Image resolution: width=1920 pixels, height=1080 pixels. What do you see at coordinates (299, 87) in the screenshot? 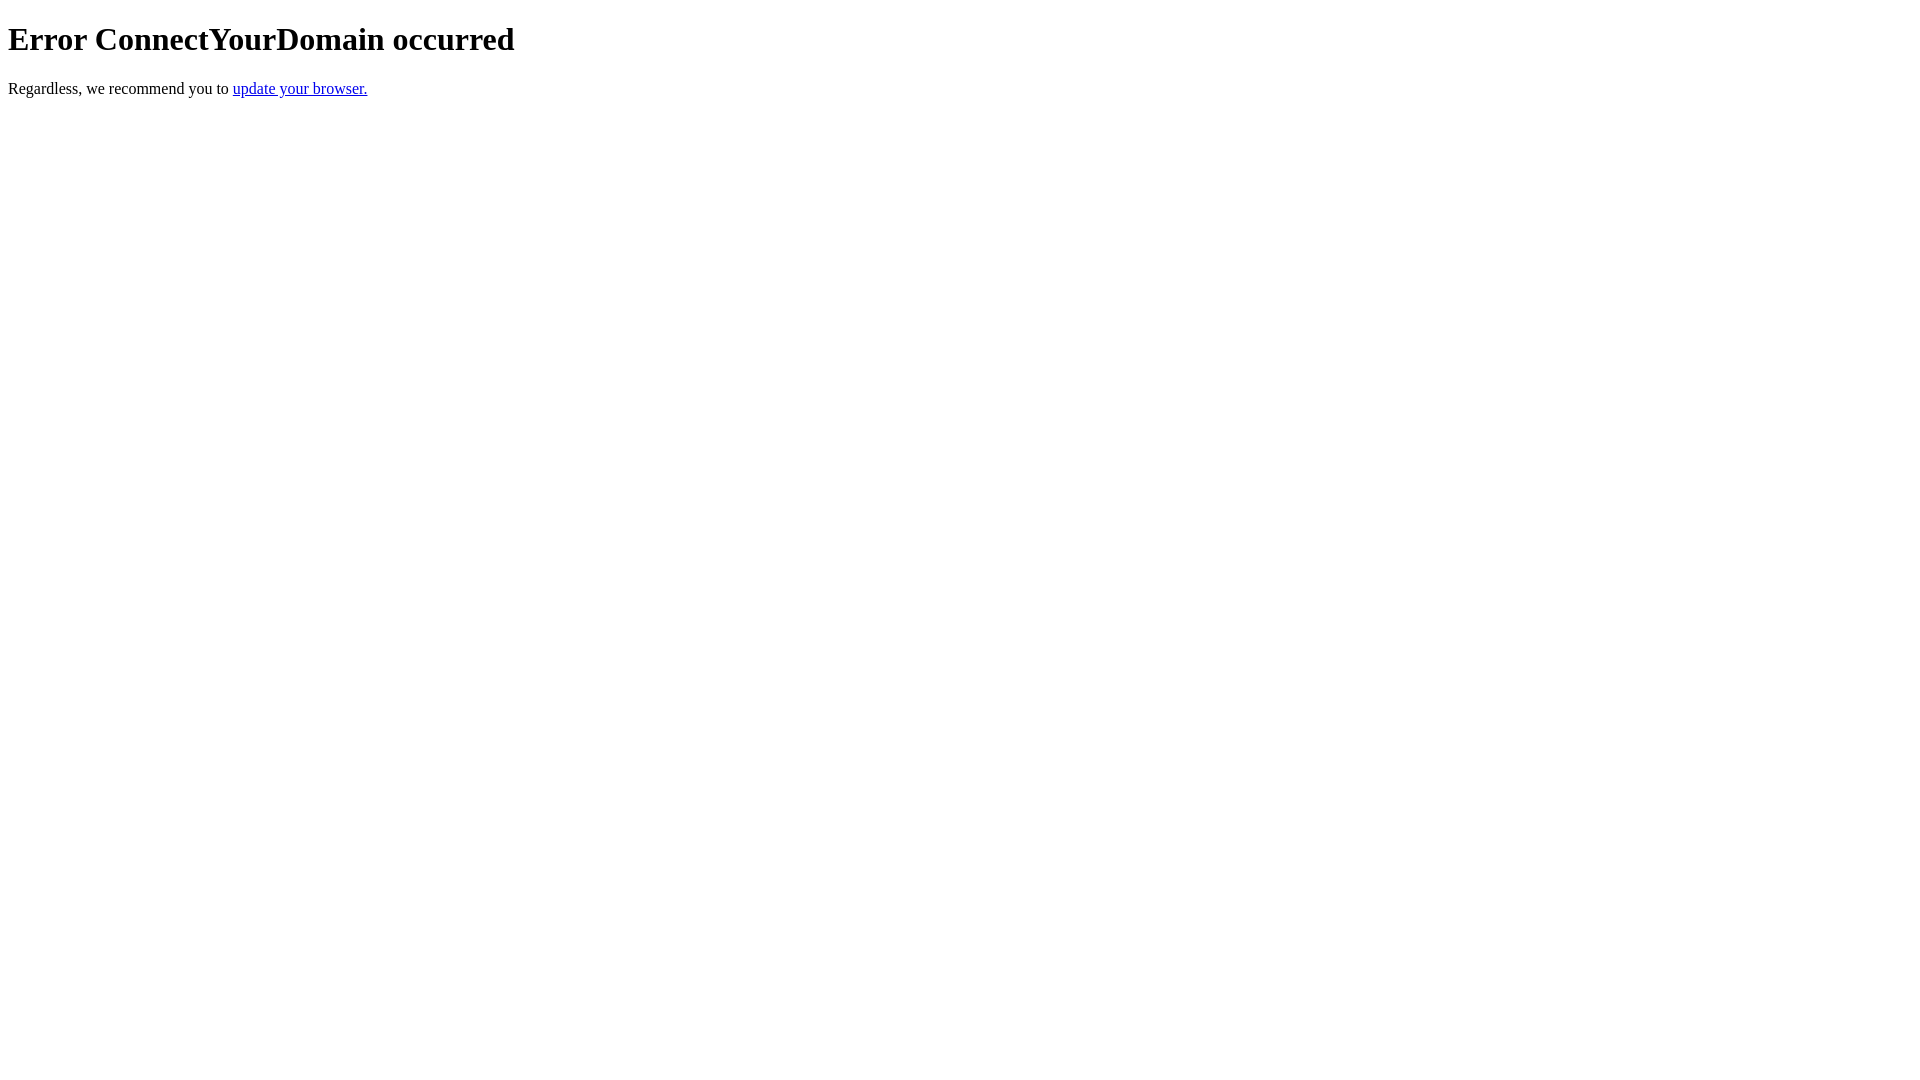
I see `'update your browser.'` at bounding box center [299, 87].